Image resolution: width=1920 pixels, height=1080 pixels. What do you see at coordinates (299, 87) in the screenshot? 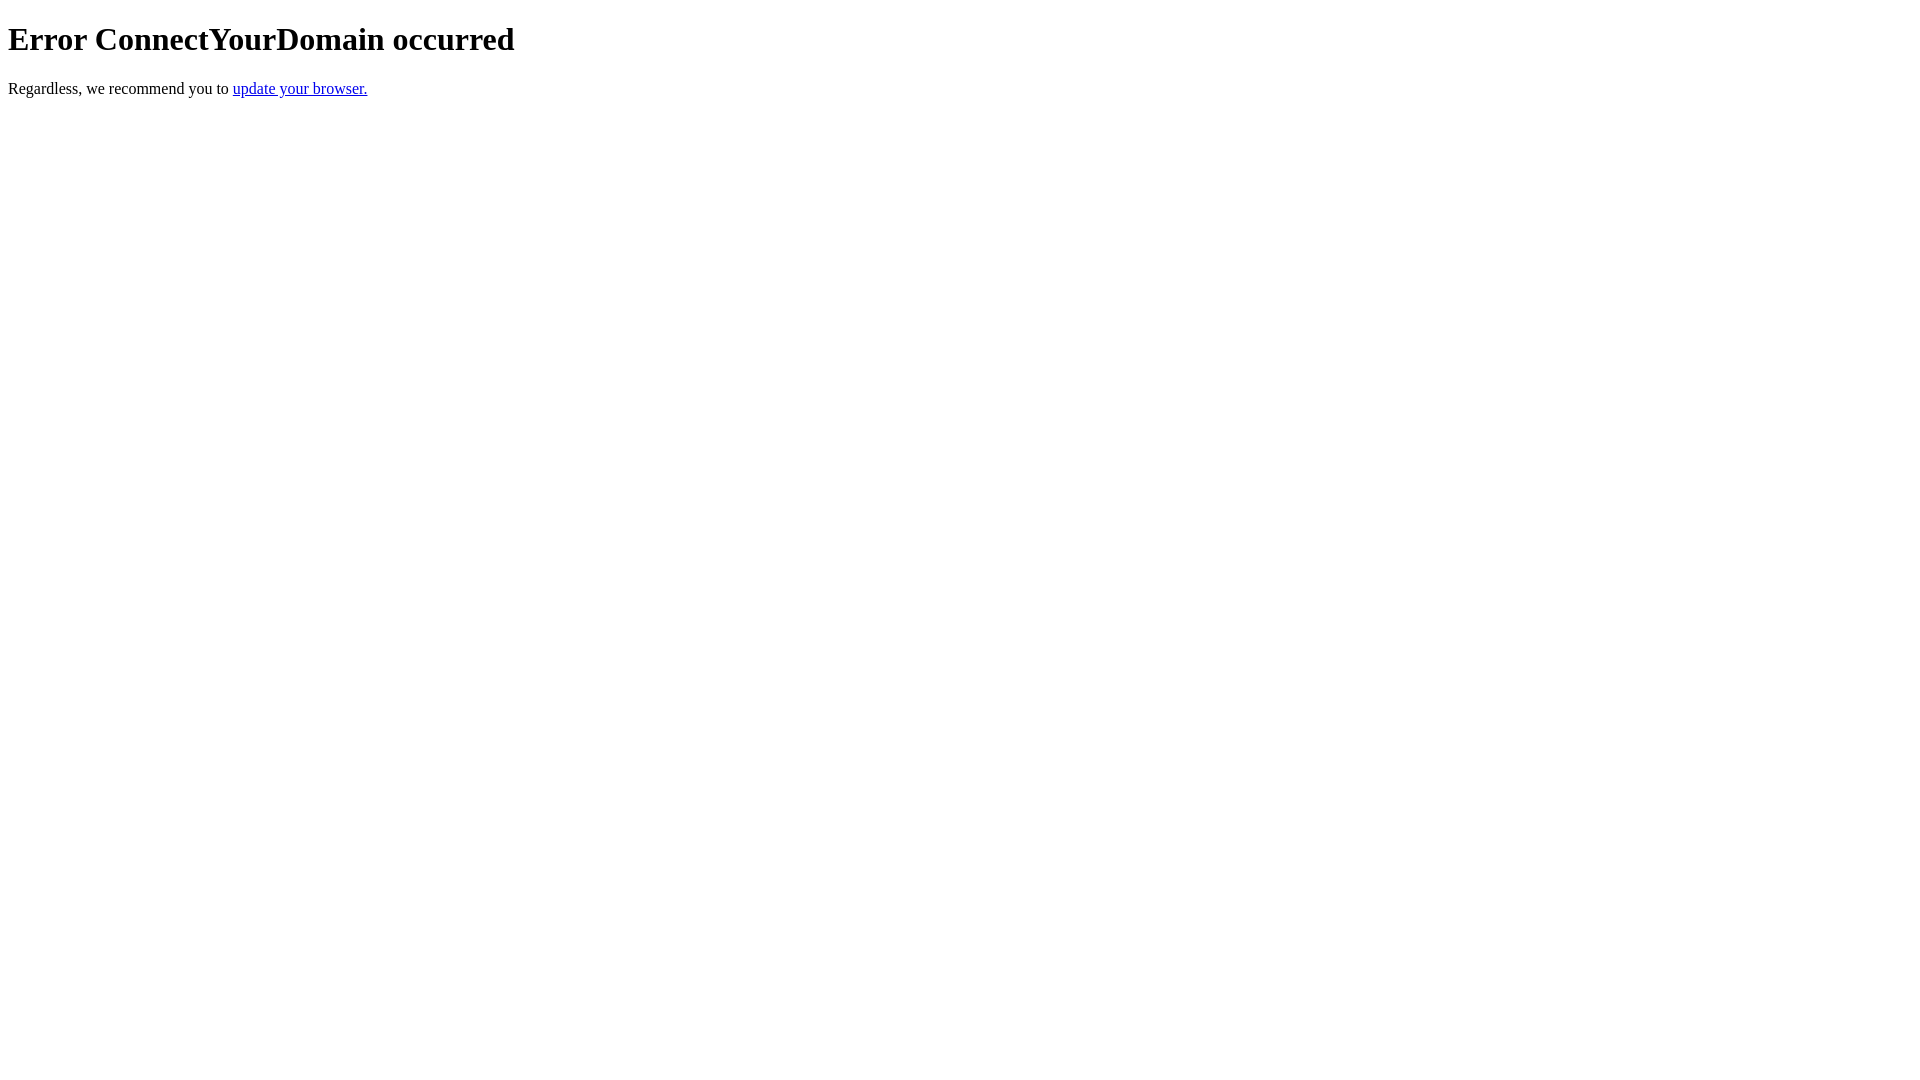
I see `'update your browser.'` at bounding box center [299, 87].